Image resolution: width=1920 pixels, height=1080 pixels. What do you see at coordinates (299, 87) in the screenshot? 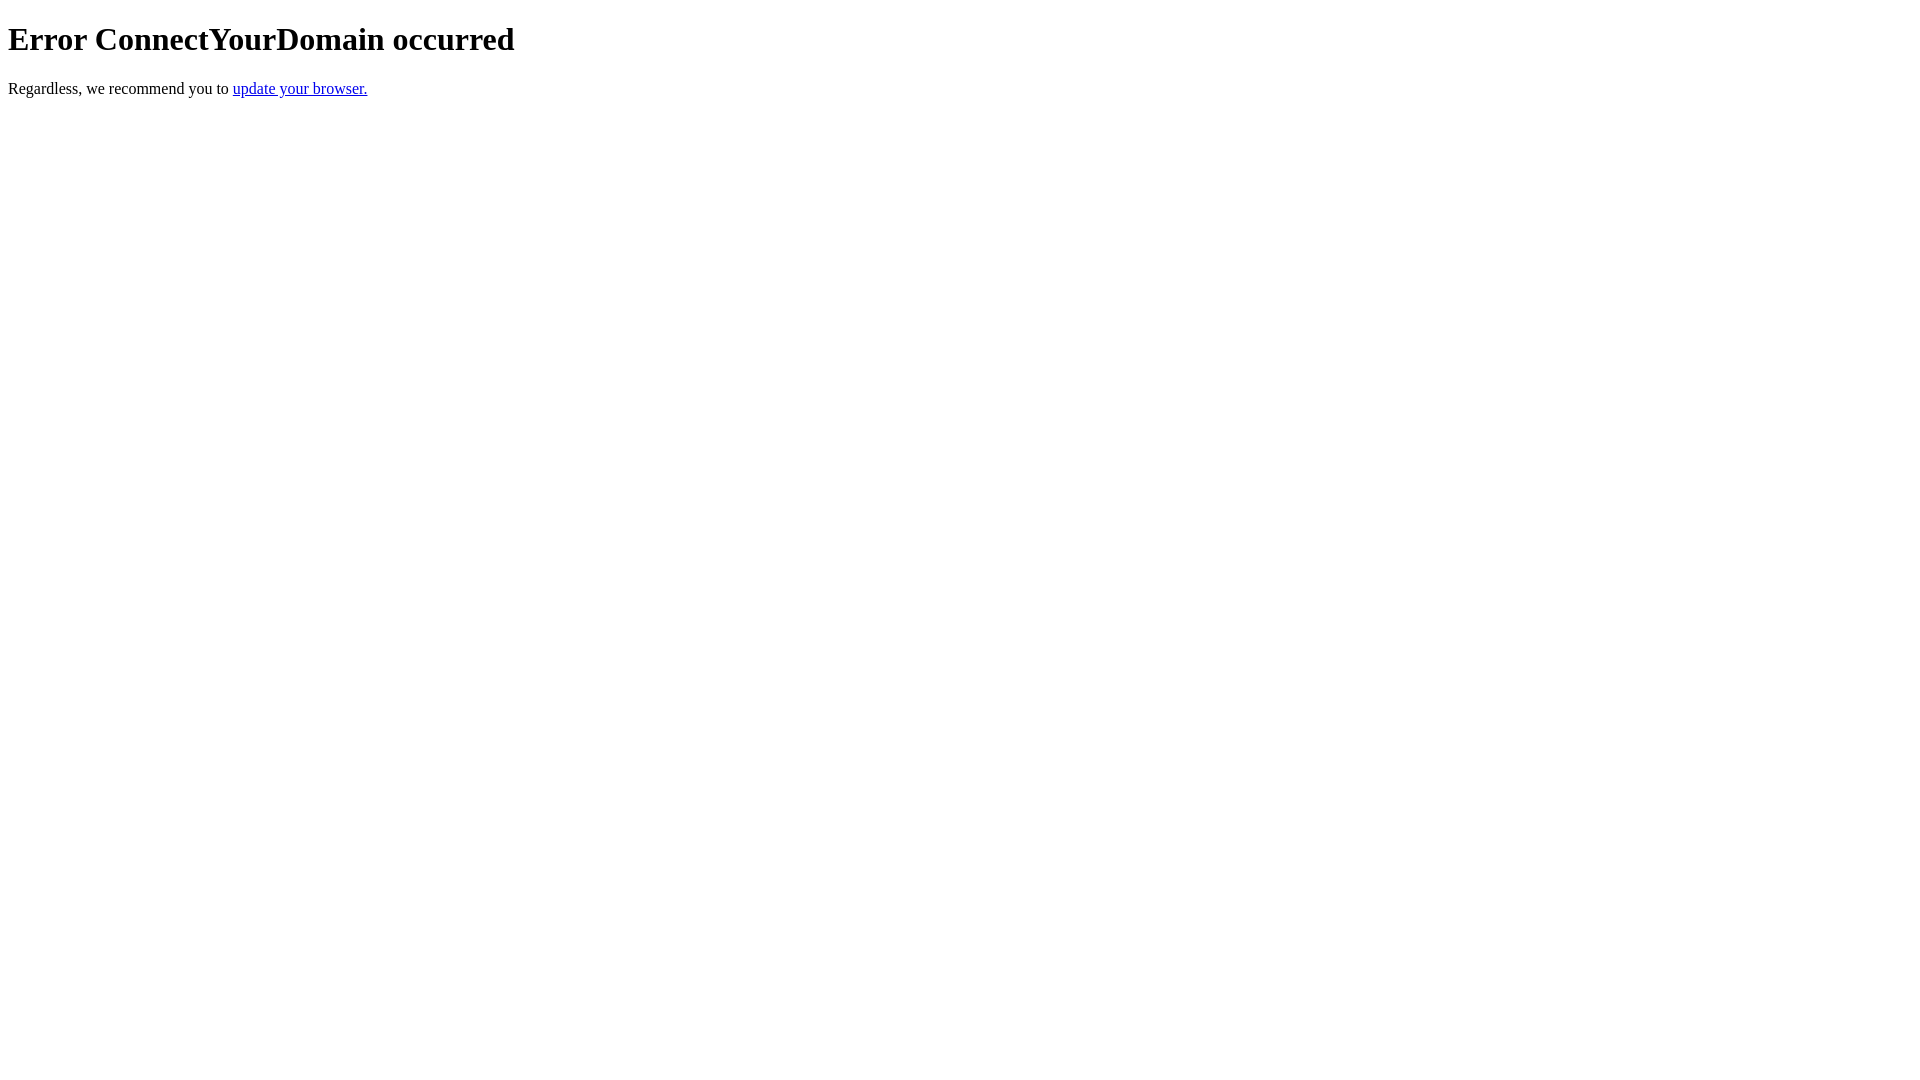
I see `'update your browser.'` at bounding box center [299, 87].